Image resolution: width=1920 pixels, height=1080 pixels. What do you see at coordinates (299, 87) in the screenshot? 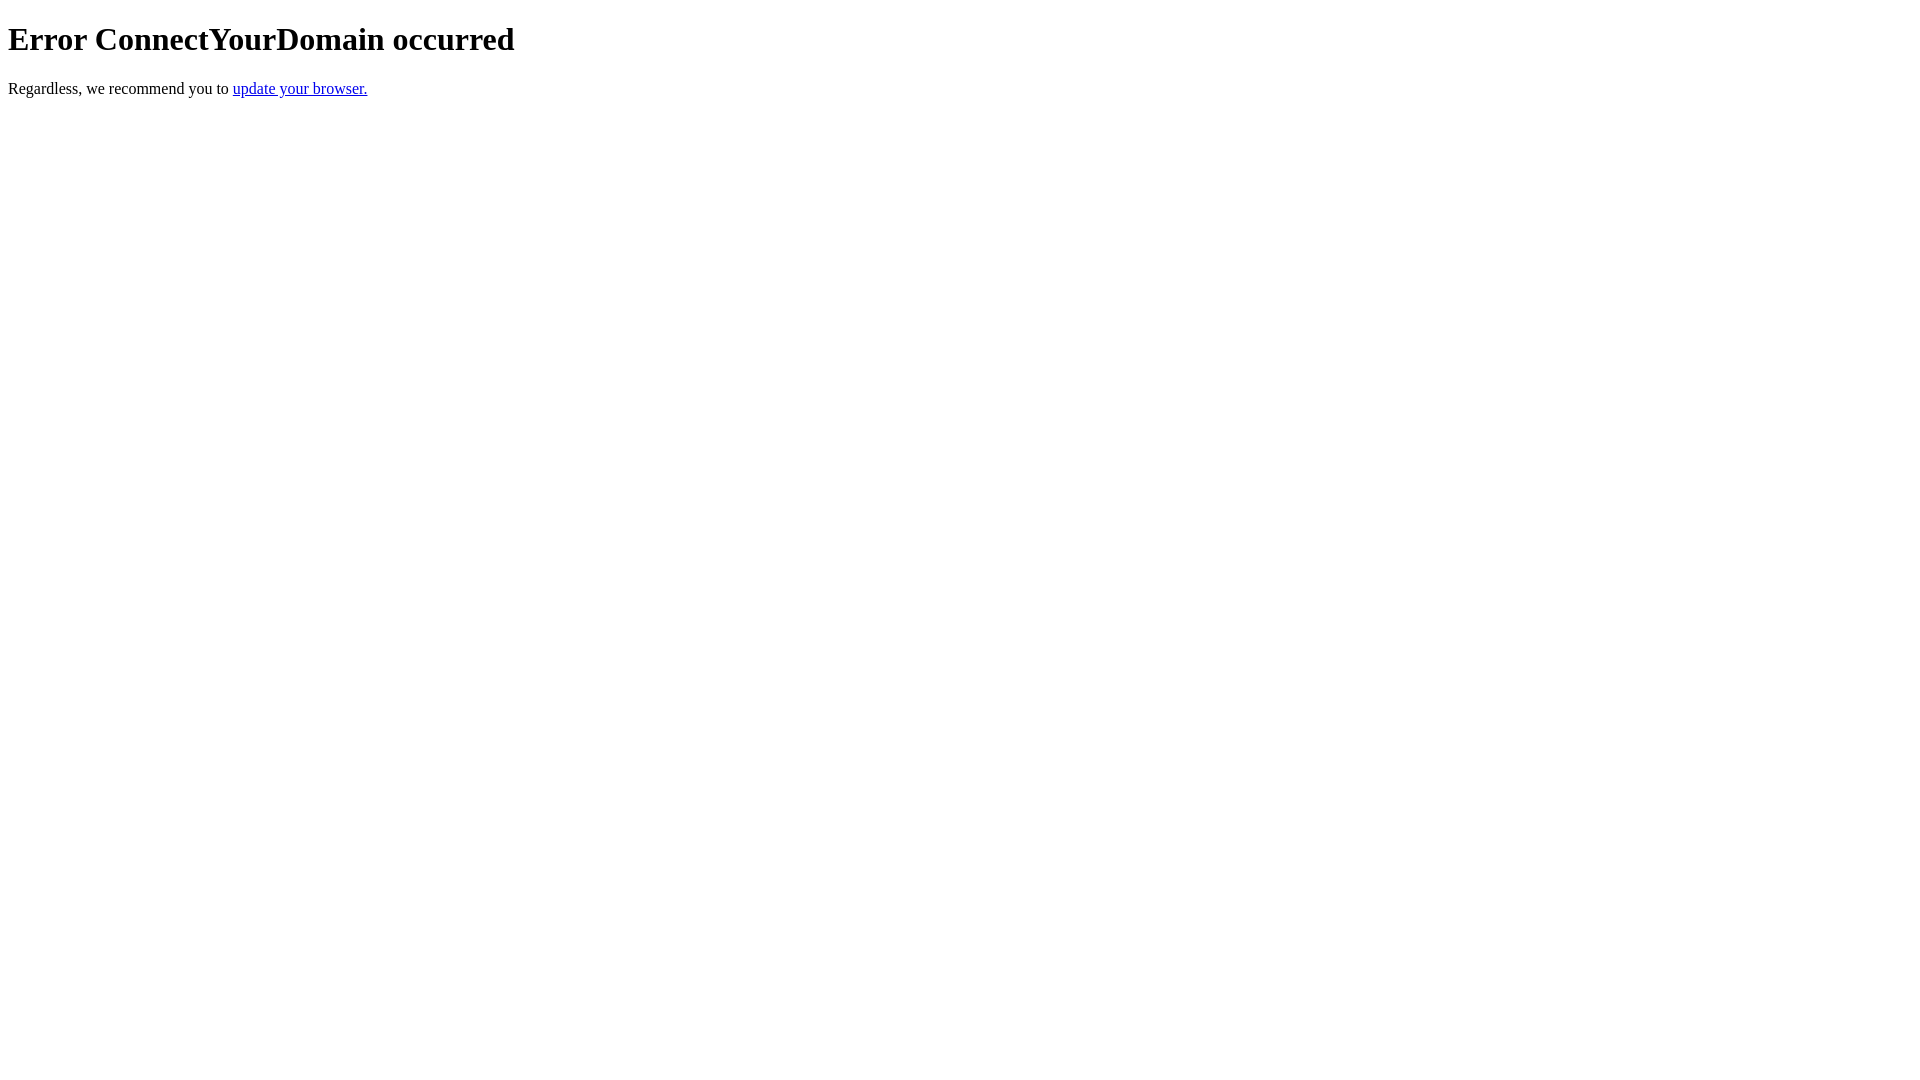
I see `'update your browser.'` at bounding box center [299, 87].